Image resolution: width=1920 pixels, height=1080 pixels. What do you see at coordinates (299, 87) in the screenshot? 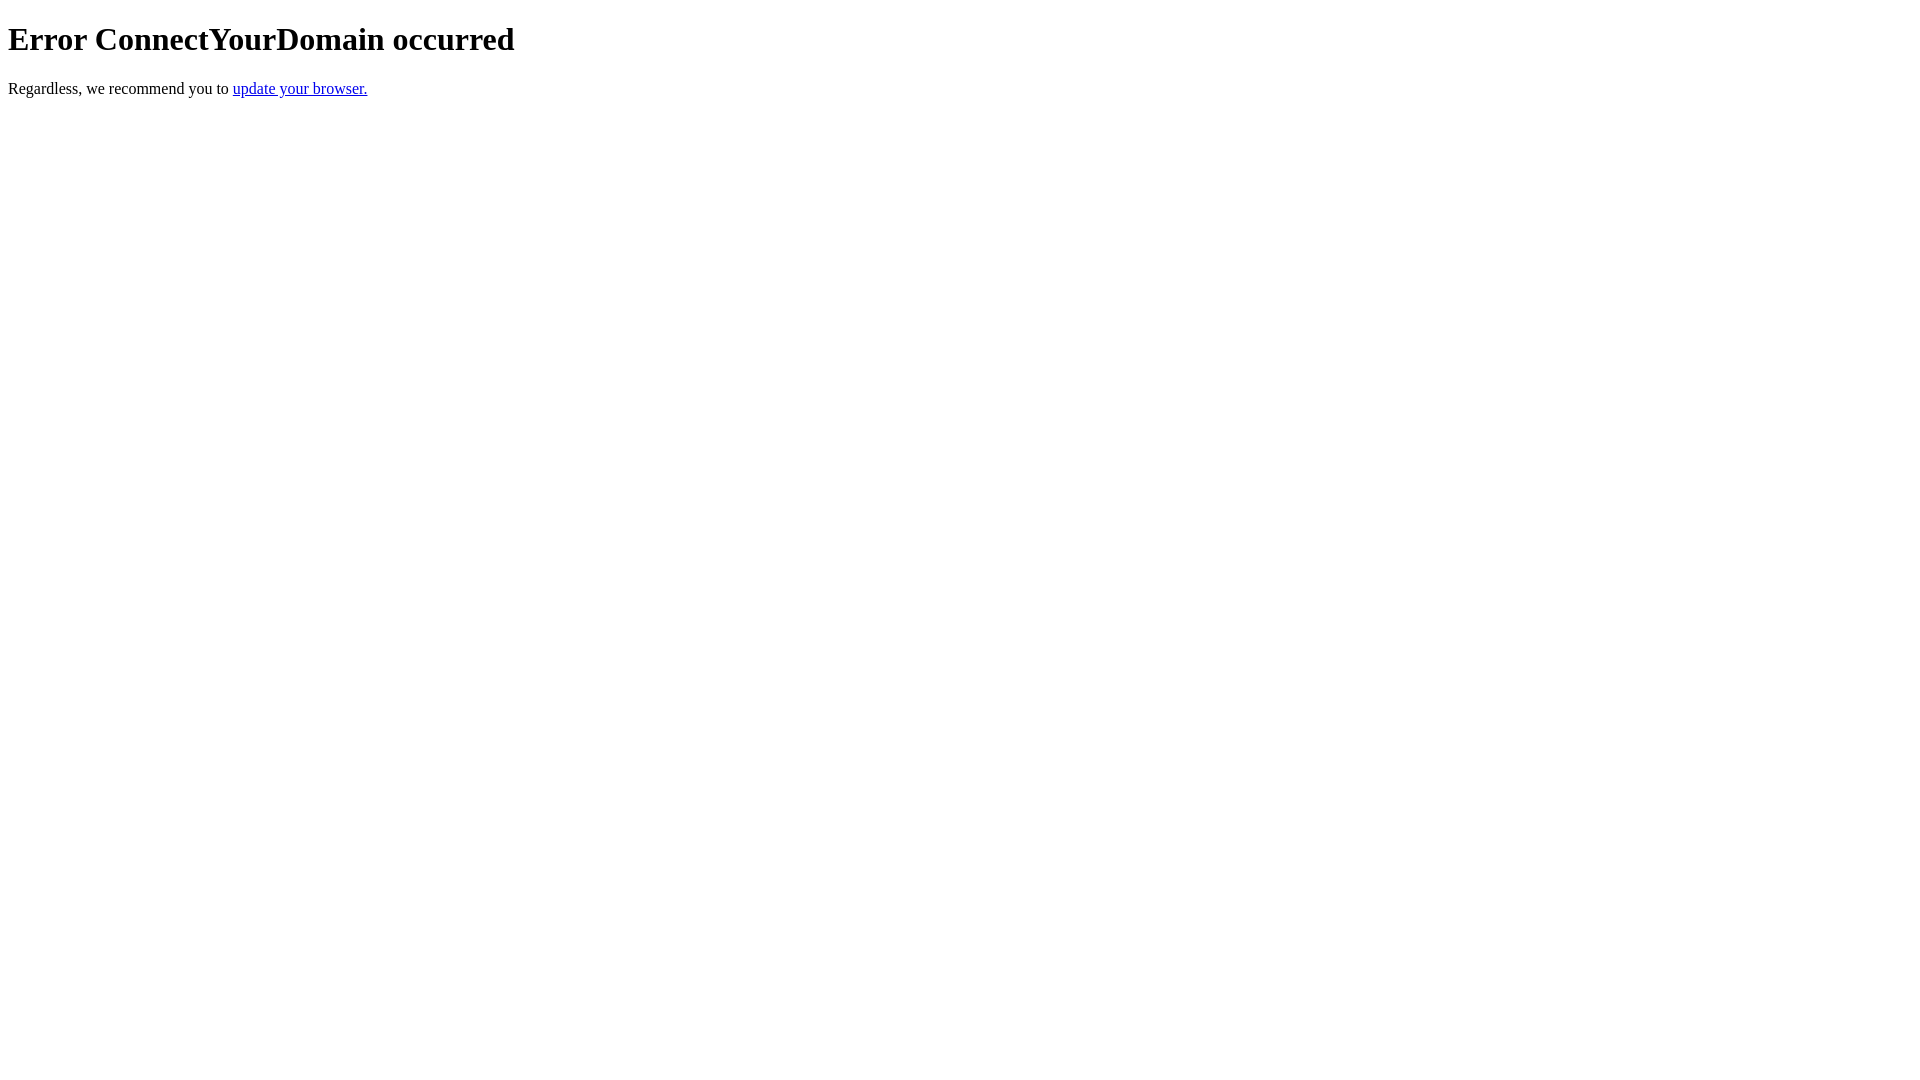
I see `'update your browser.'` at bounding box center [299, 87].